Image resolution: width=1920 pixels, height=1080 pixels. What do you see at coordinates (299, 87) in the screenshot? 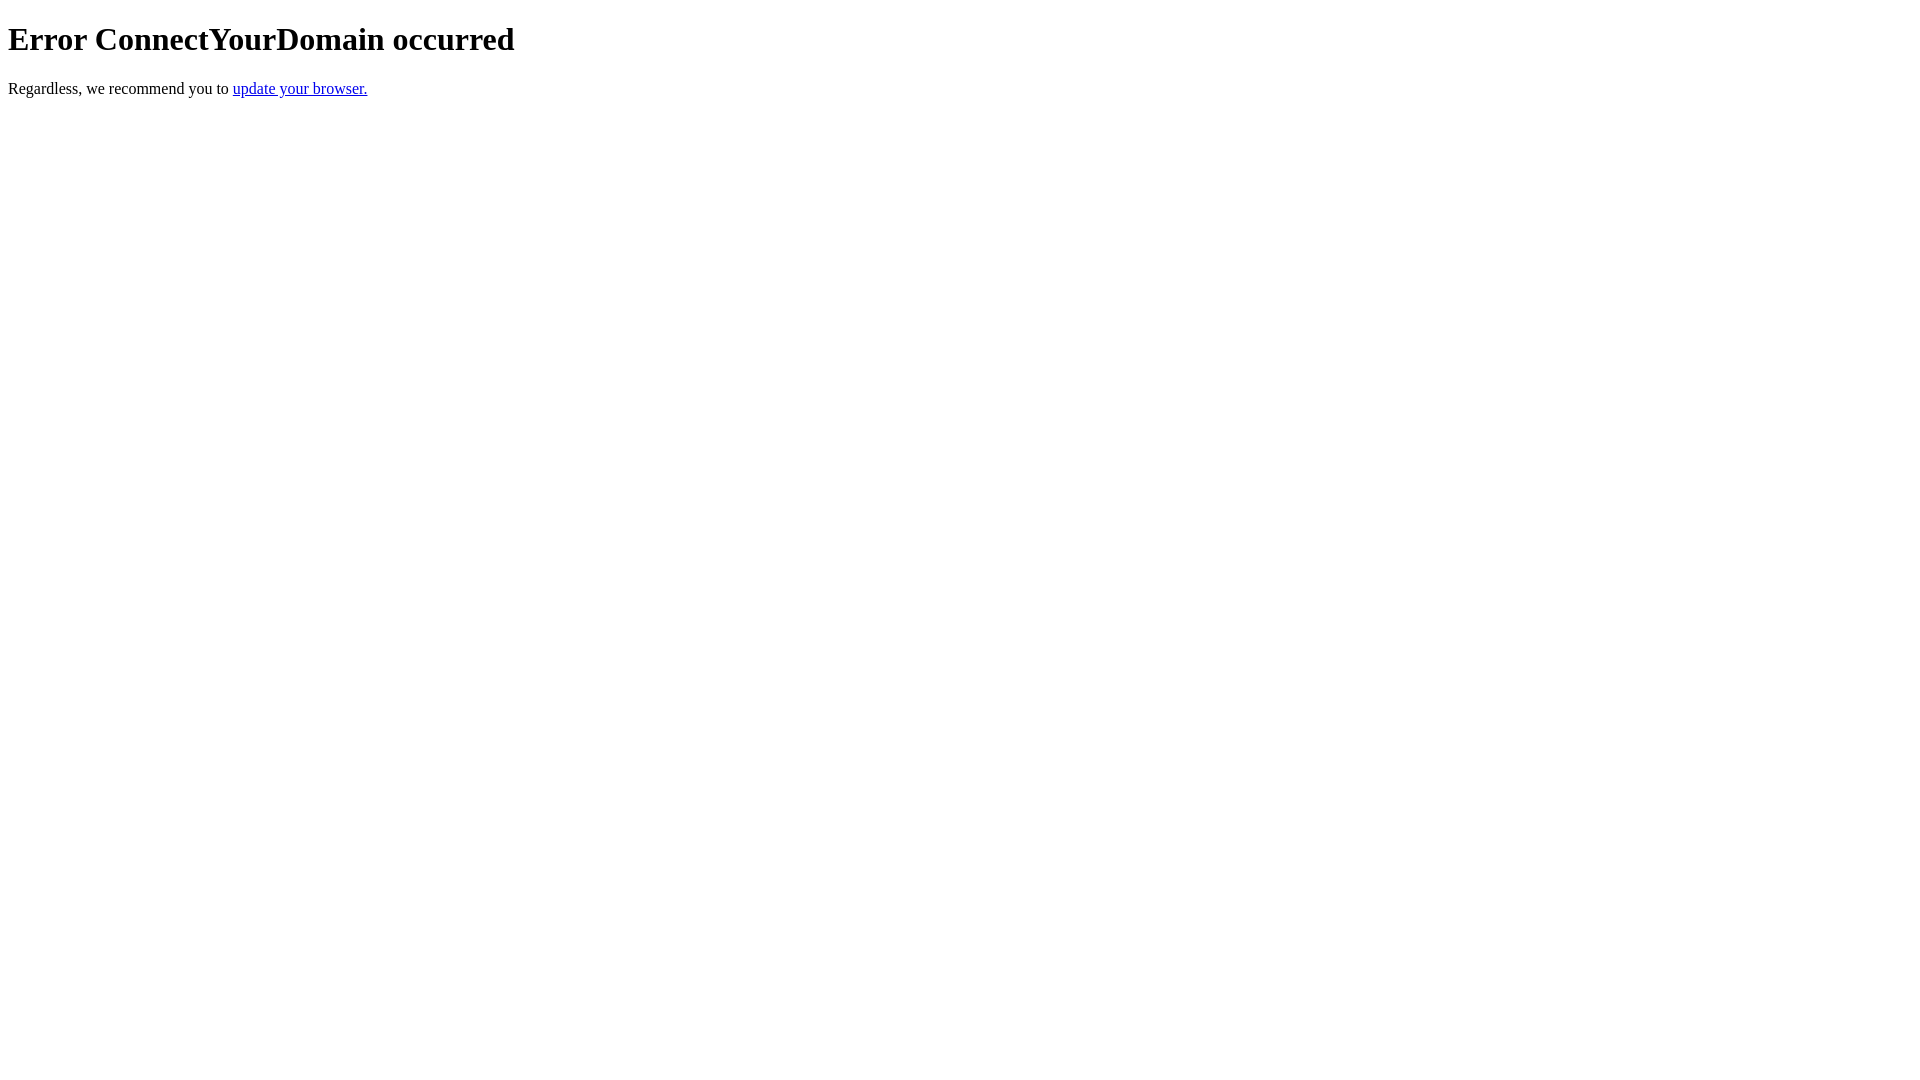
I see `'update your browser.'` at bounding box center [299, 87].